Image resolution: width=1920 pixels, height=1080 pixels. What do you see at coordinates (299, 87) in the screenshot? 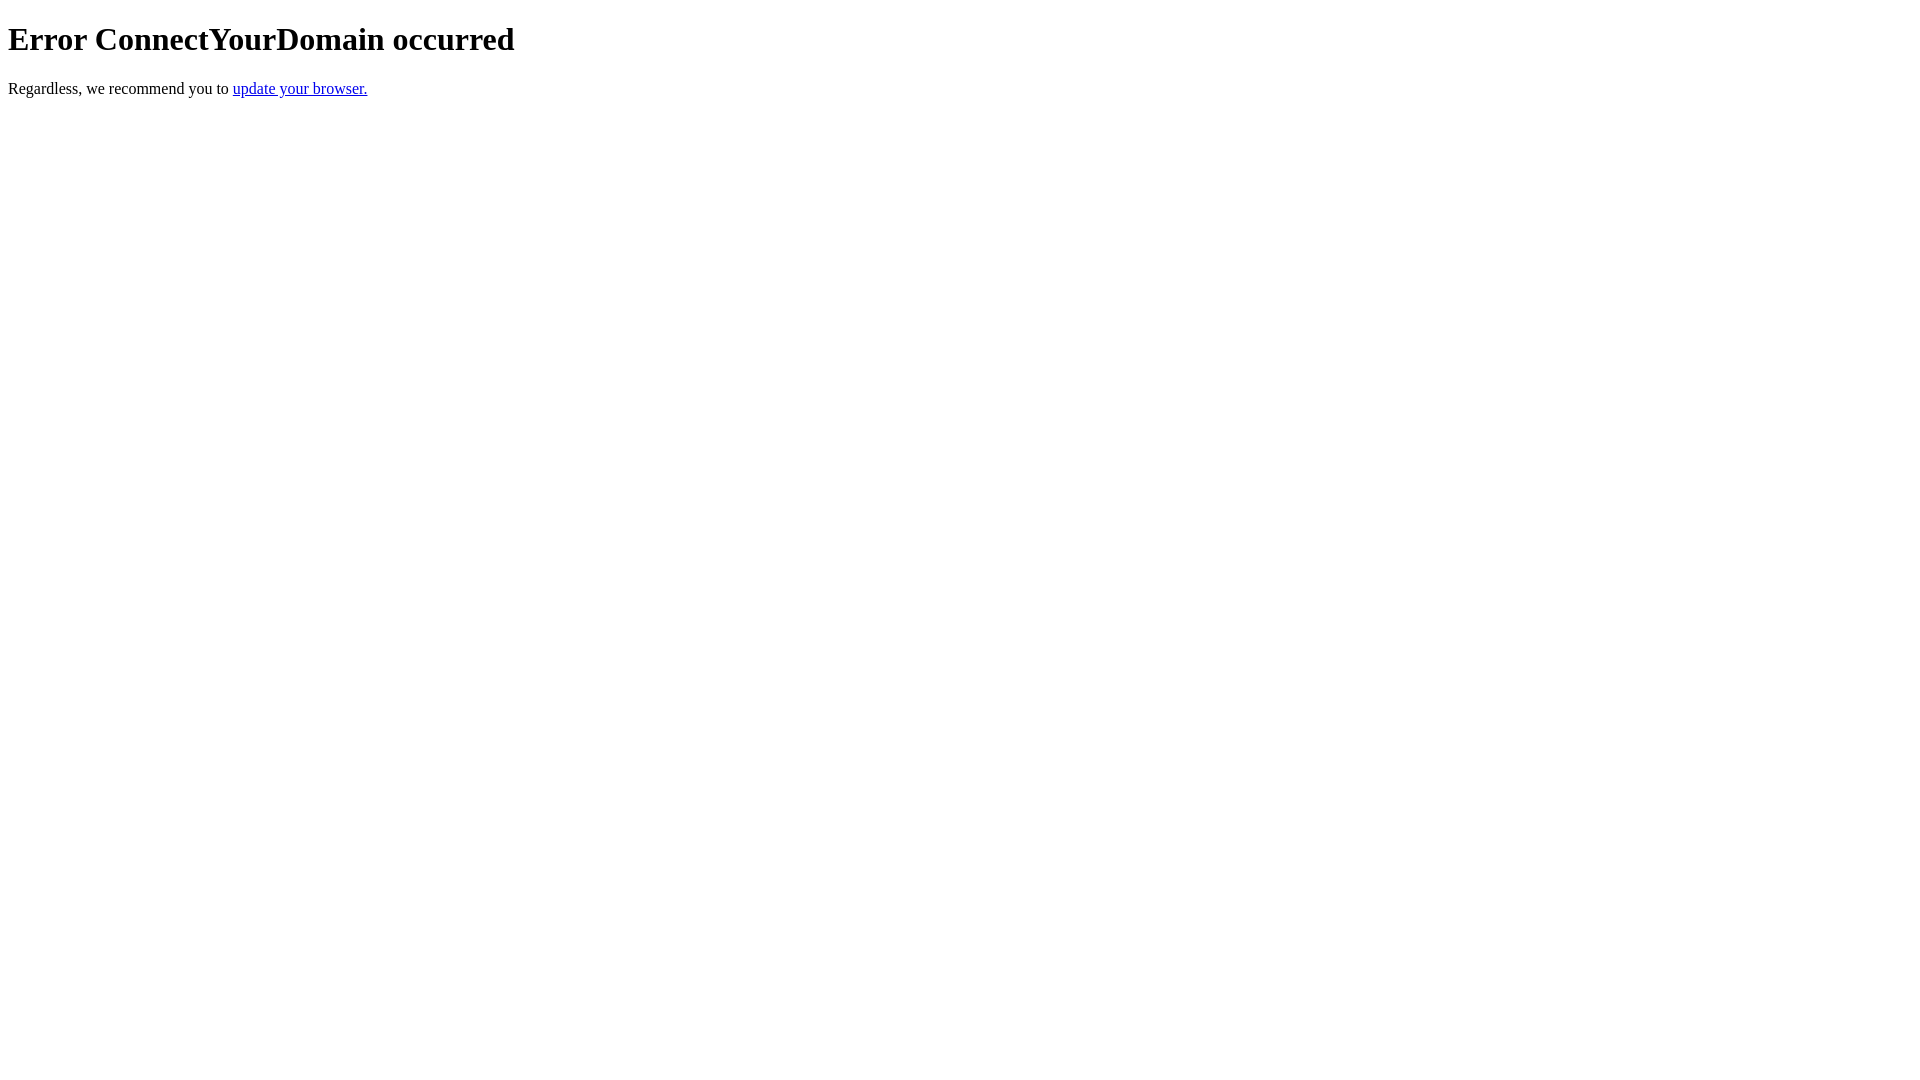
I see `'update your browser.'` at bounding box center [299, 87].